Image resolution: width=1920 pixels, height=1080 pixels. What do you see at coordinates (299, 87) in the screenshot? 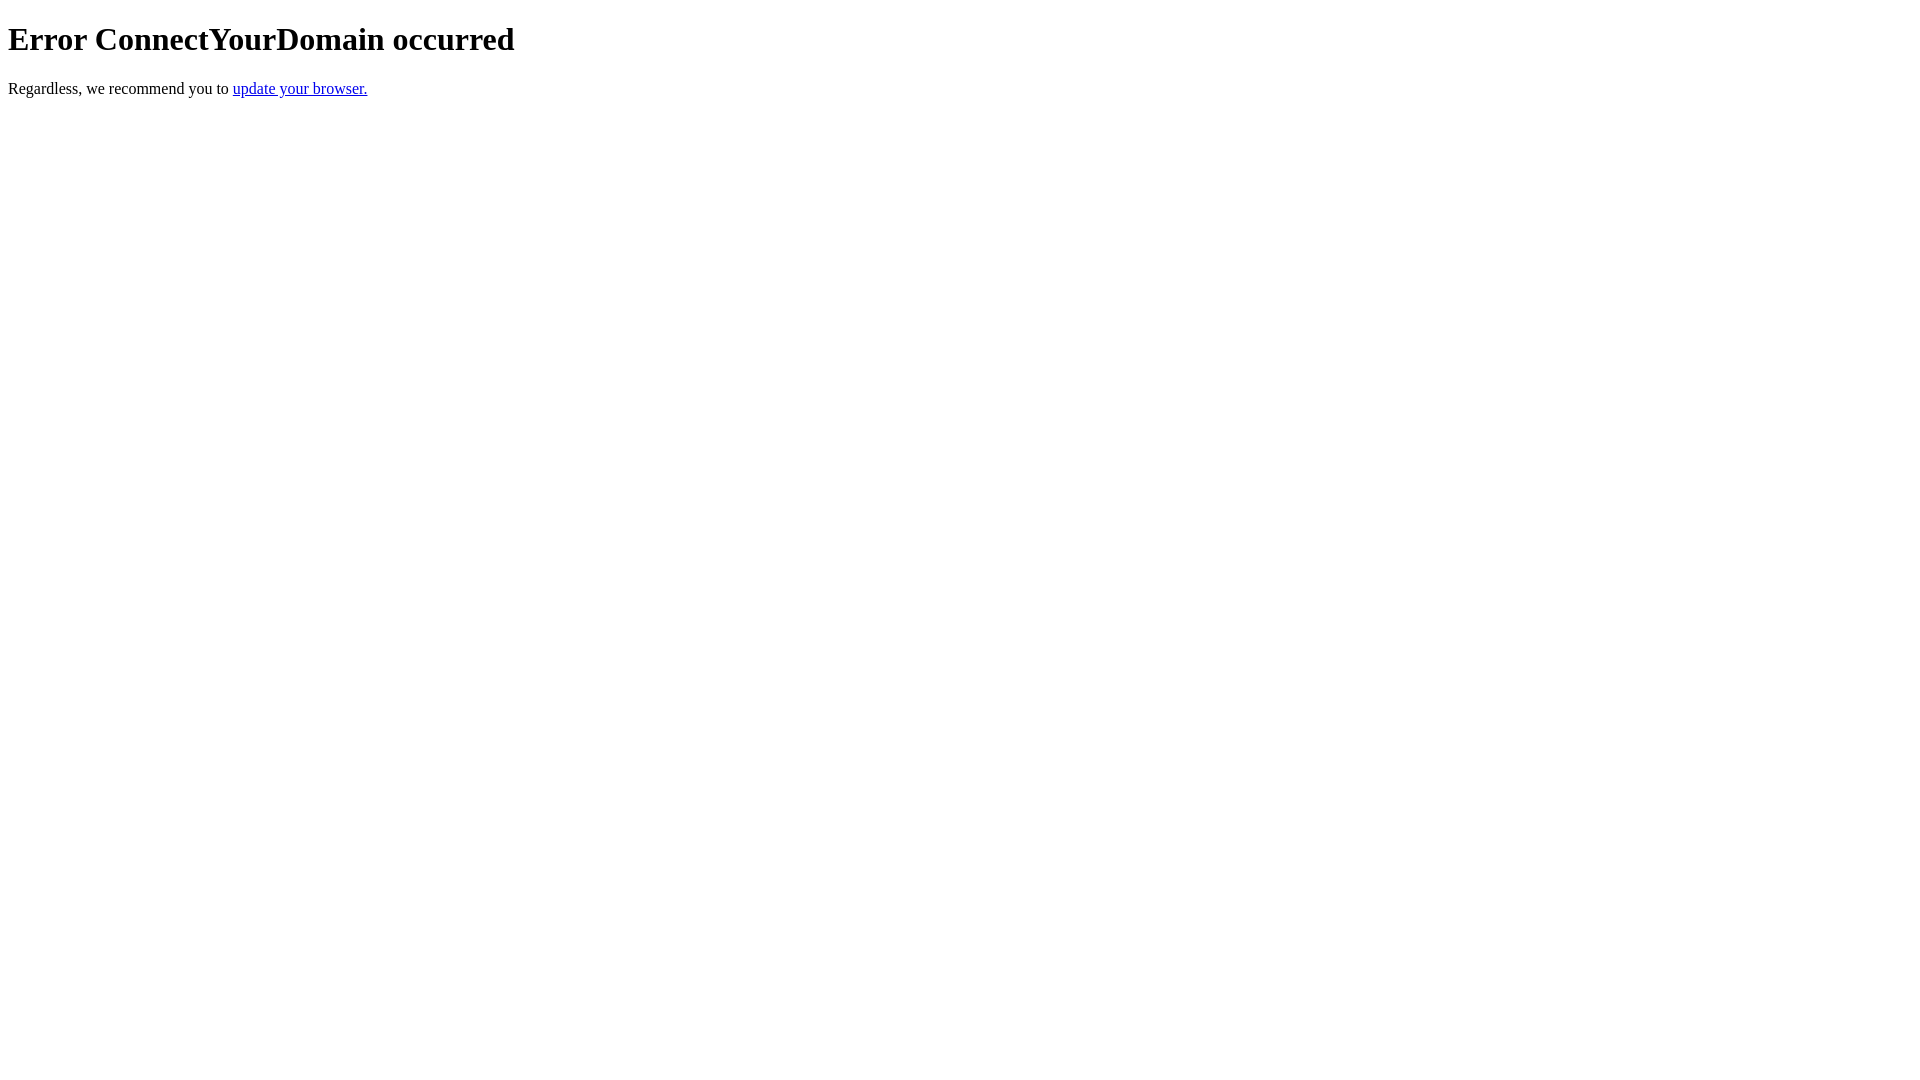
I see `'update your browser.'` at bounding box center [299, 87].